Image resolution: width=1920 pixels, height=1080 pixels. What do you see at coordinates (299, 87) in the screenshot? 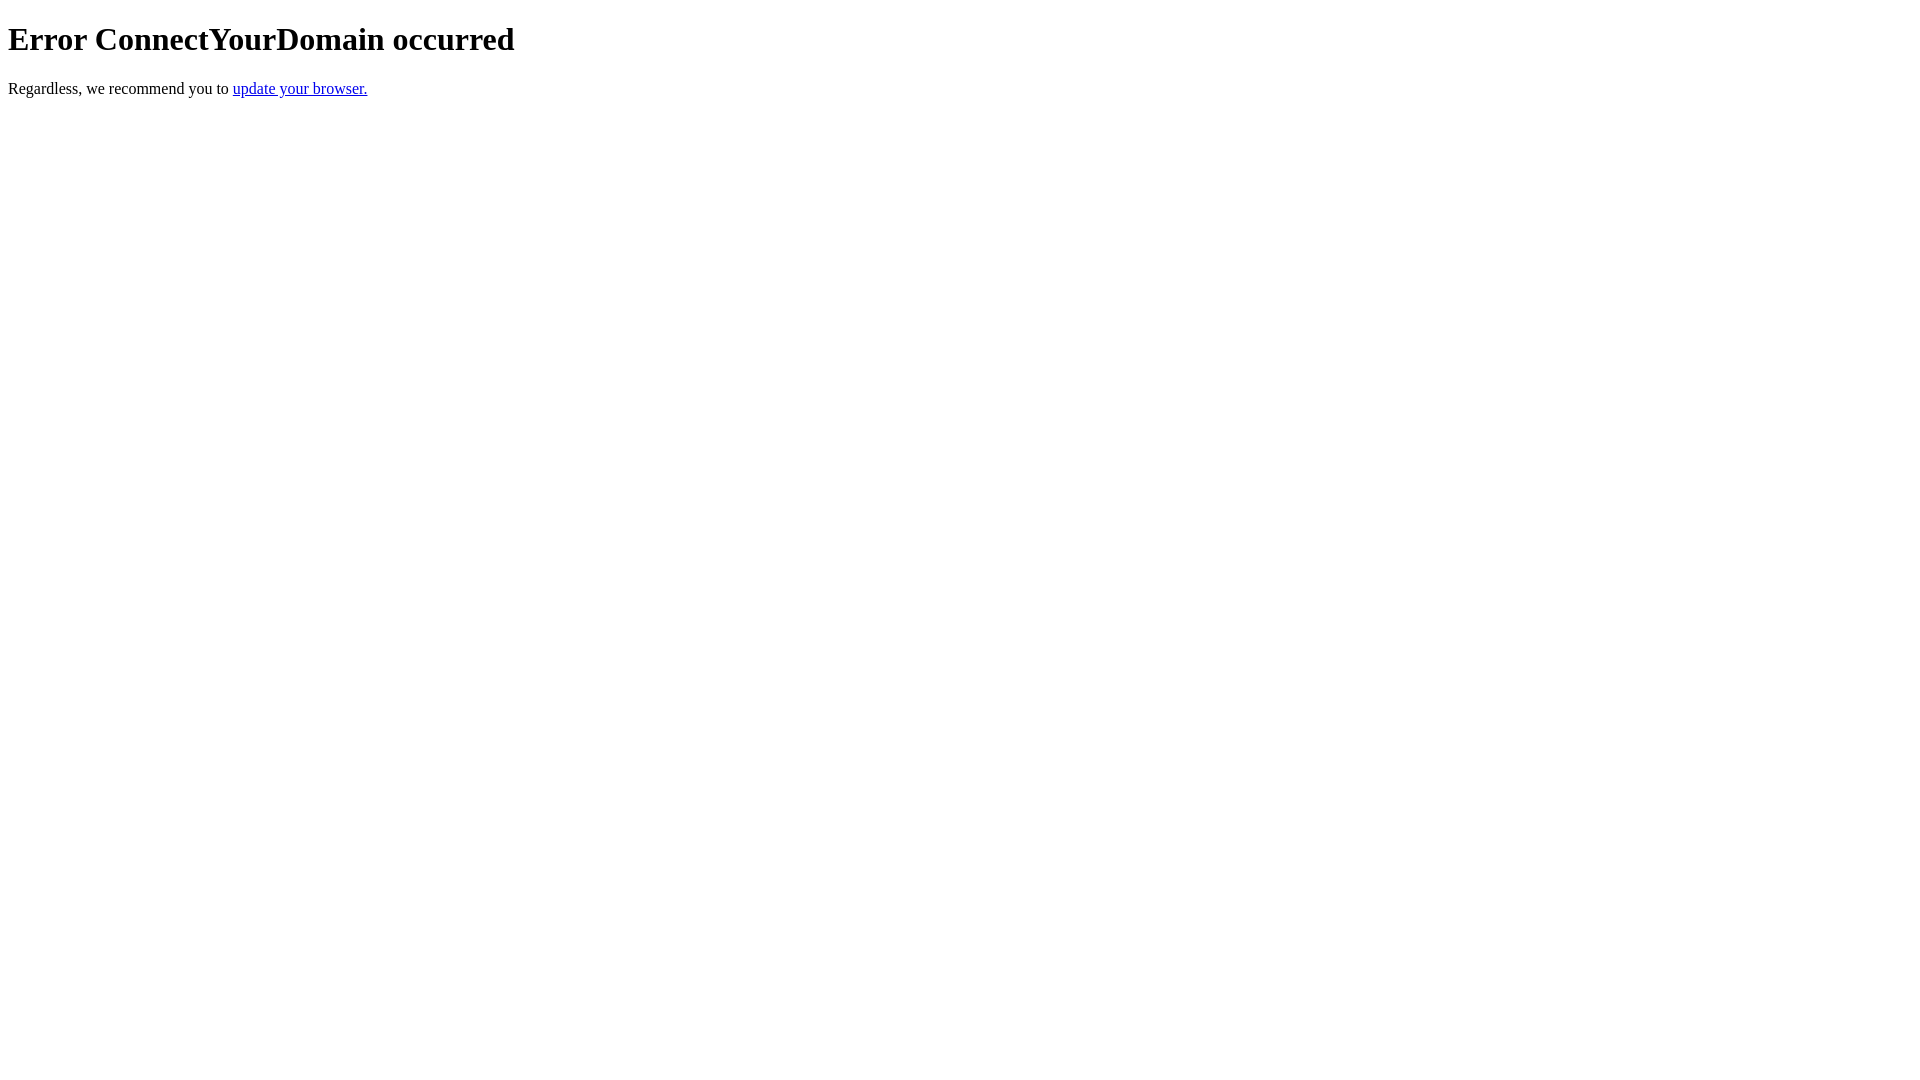
I see `'update your browser.'` at bounding box center [299, 87].